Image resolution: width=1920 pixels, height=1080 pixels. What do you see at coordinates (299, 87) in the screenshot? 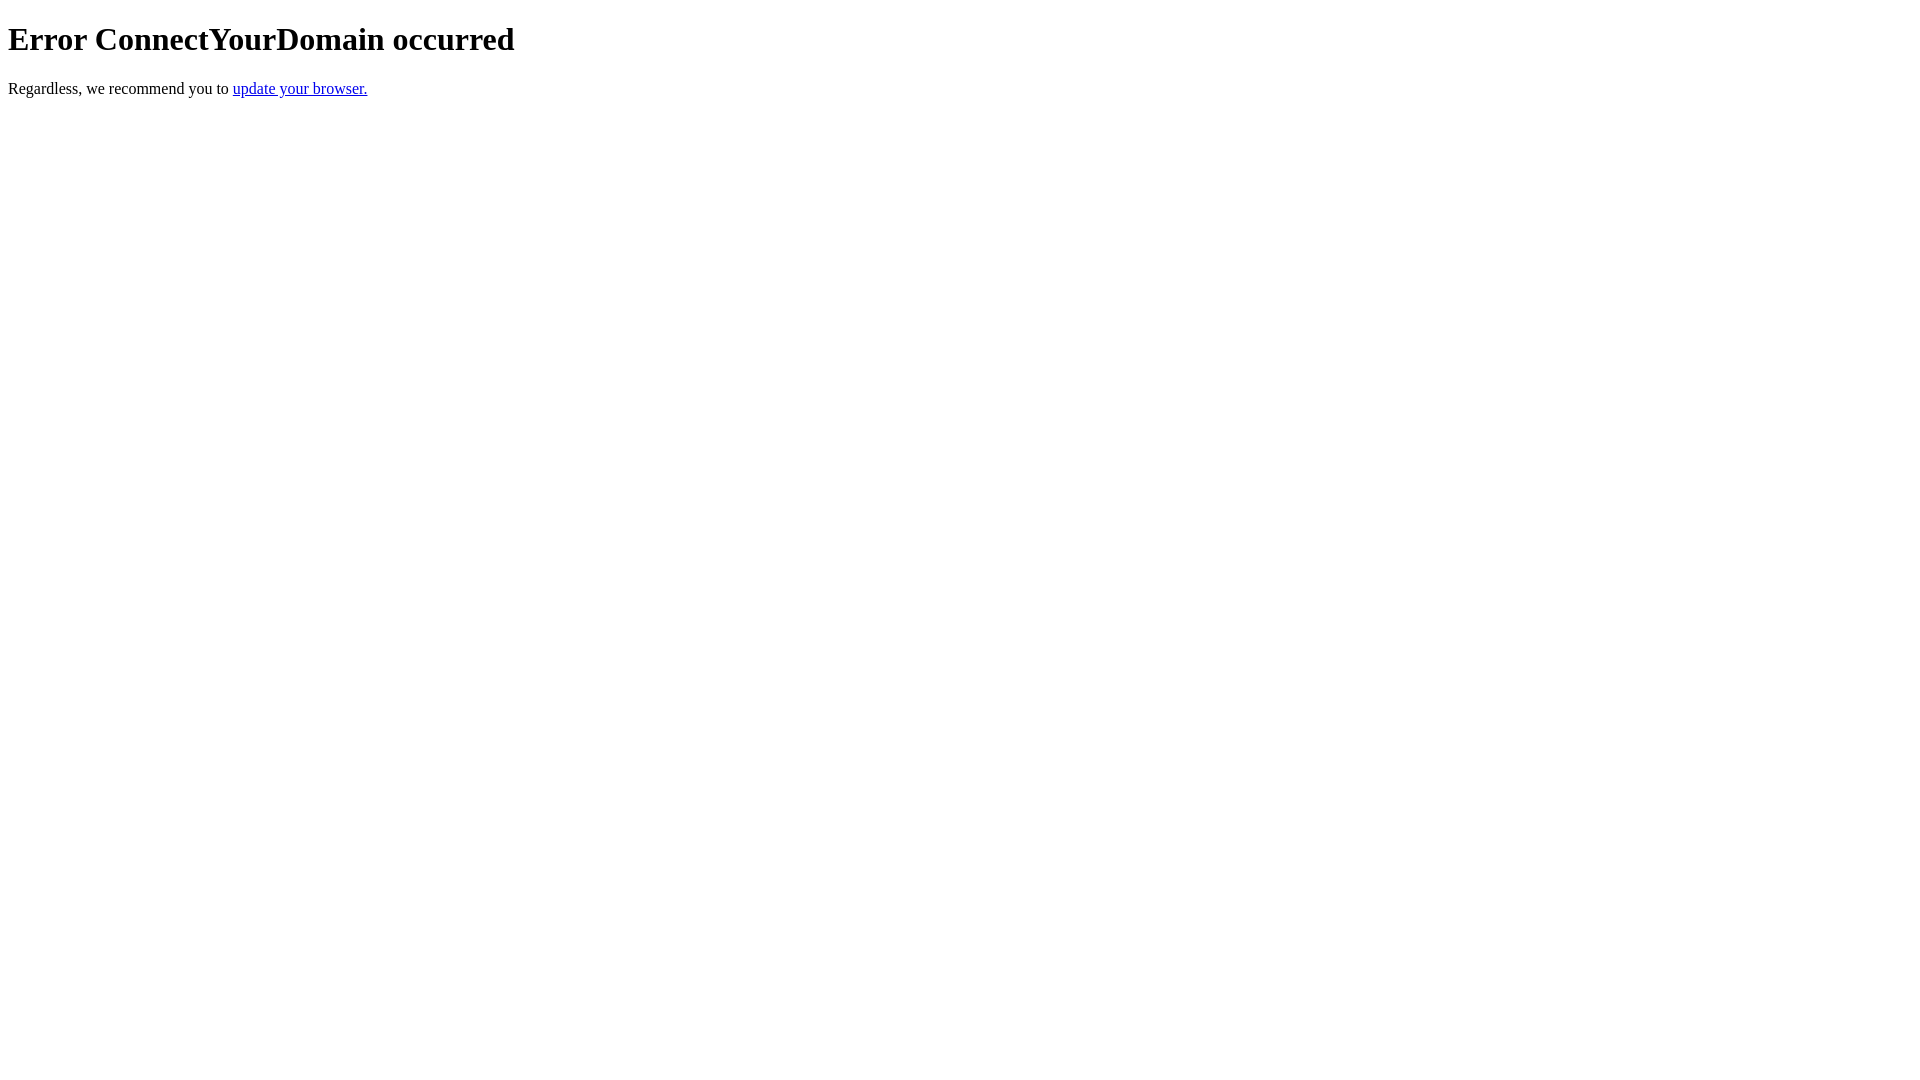
I see `'update your browser.'` at bounding box center [299, 87].